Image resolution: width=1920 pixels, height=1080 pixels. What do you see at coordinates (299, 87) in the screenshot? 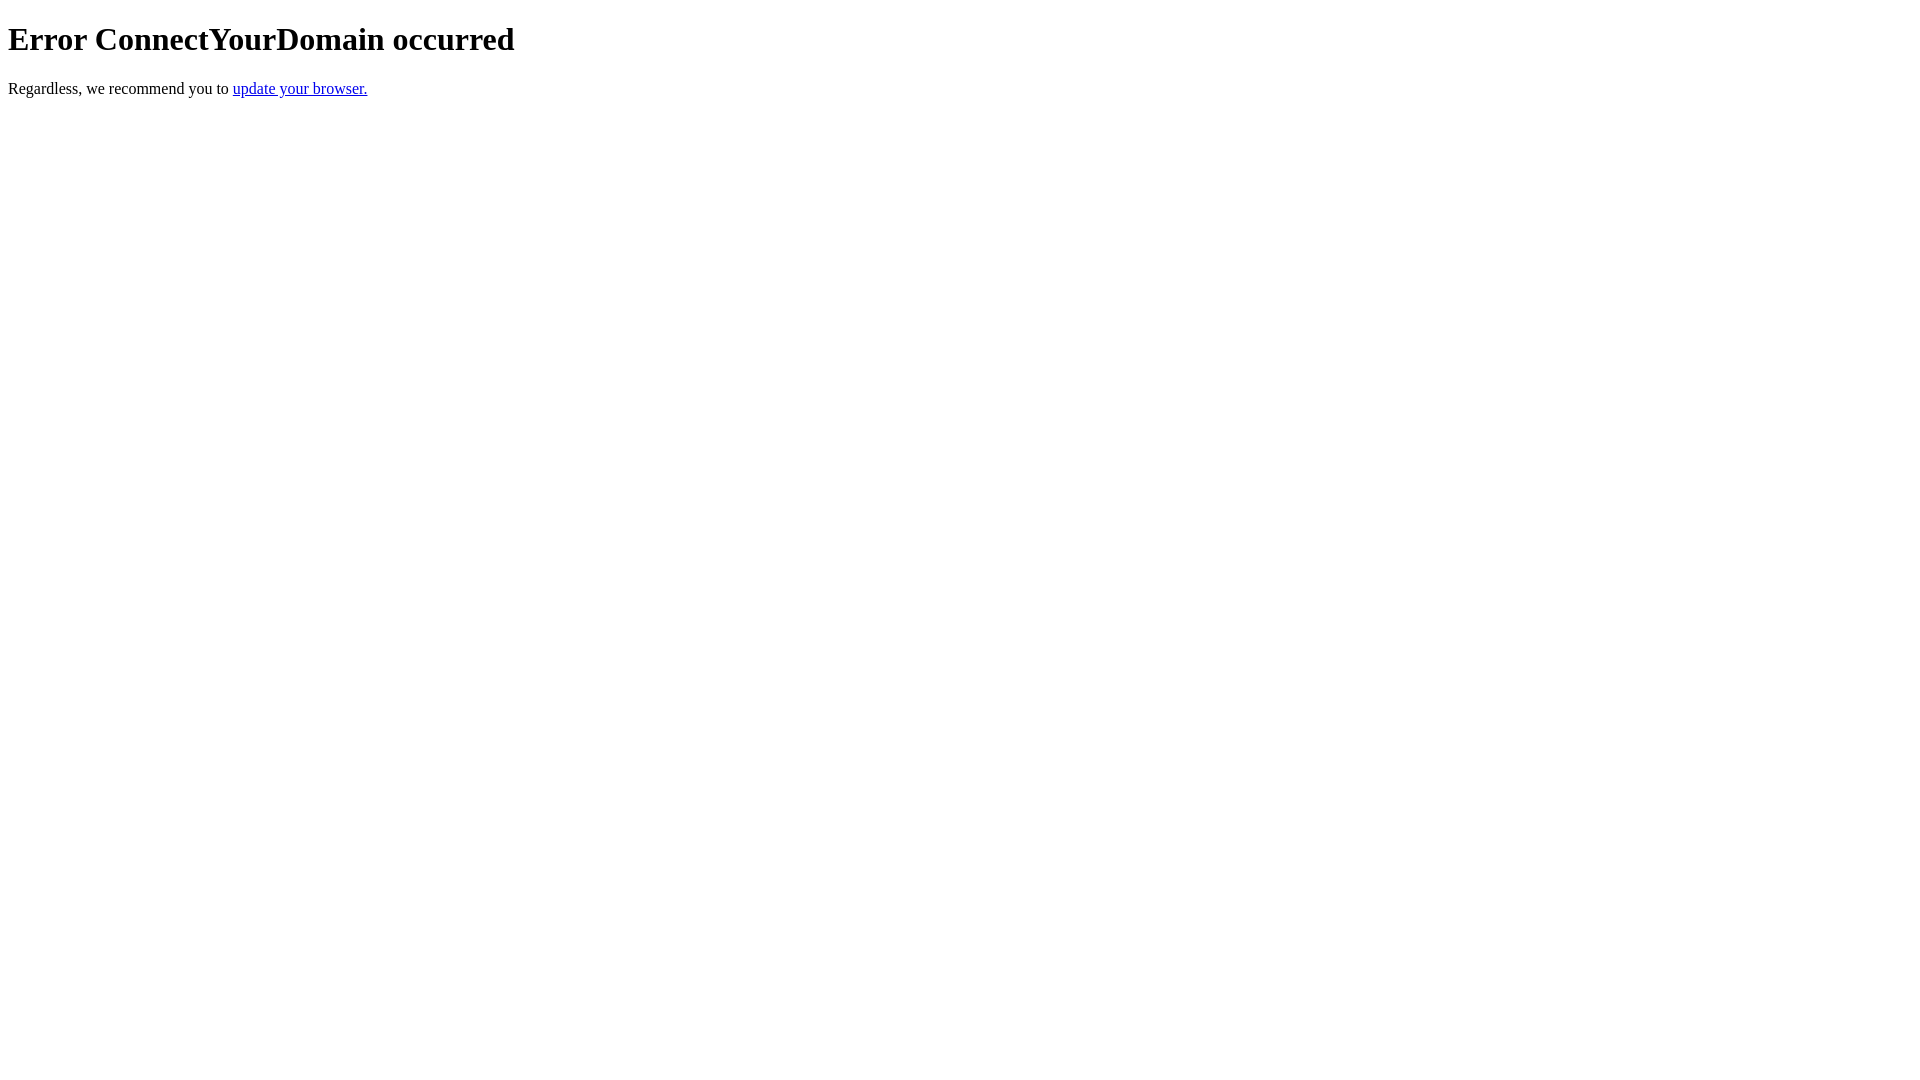
I see `'update your browser.'` at bounding box center [299, 87].